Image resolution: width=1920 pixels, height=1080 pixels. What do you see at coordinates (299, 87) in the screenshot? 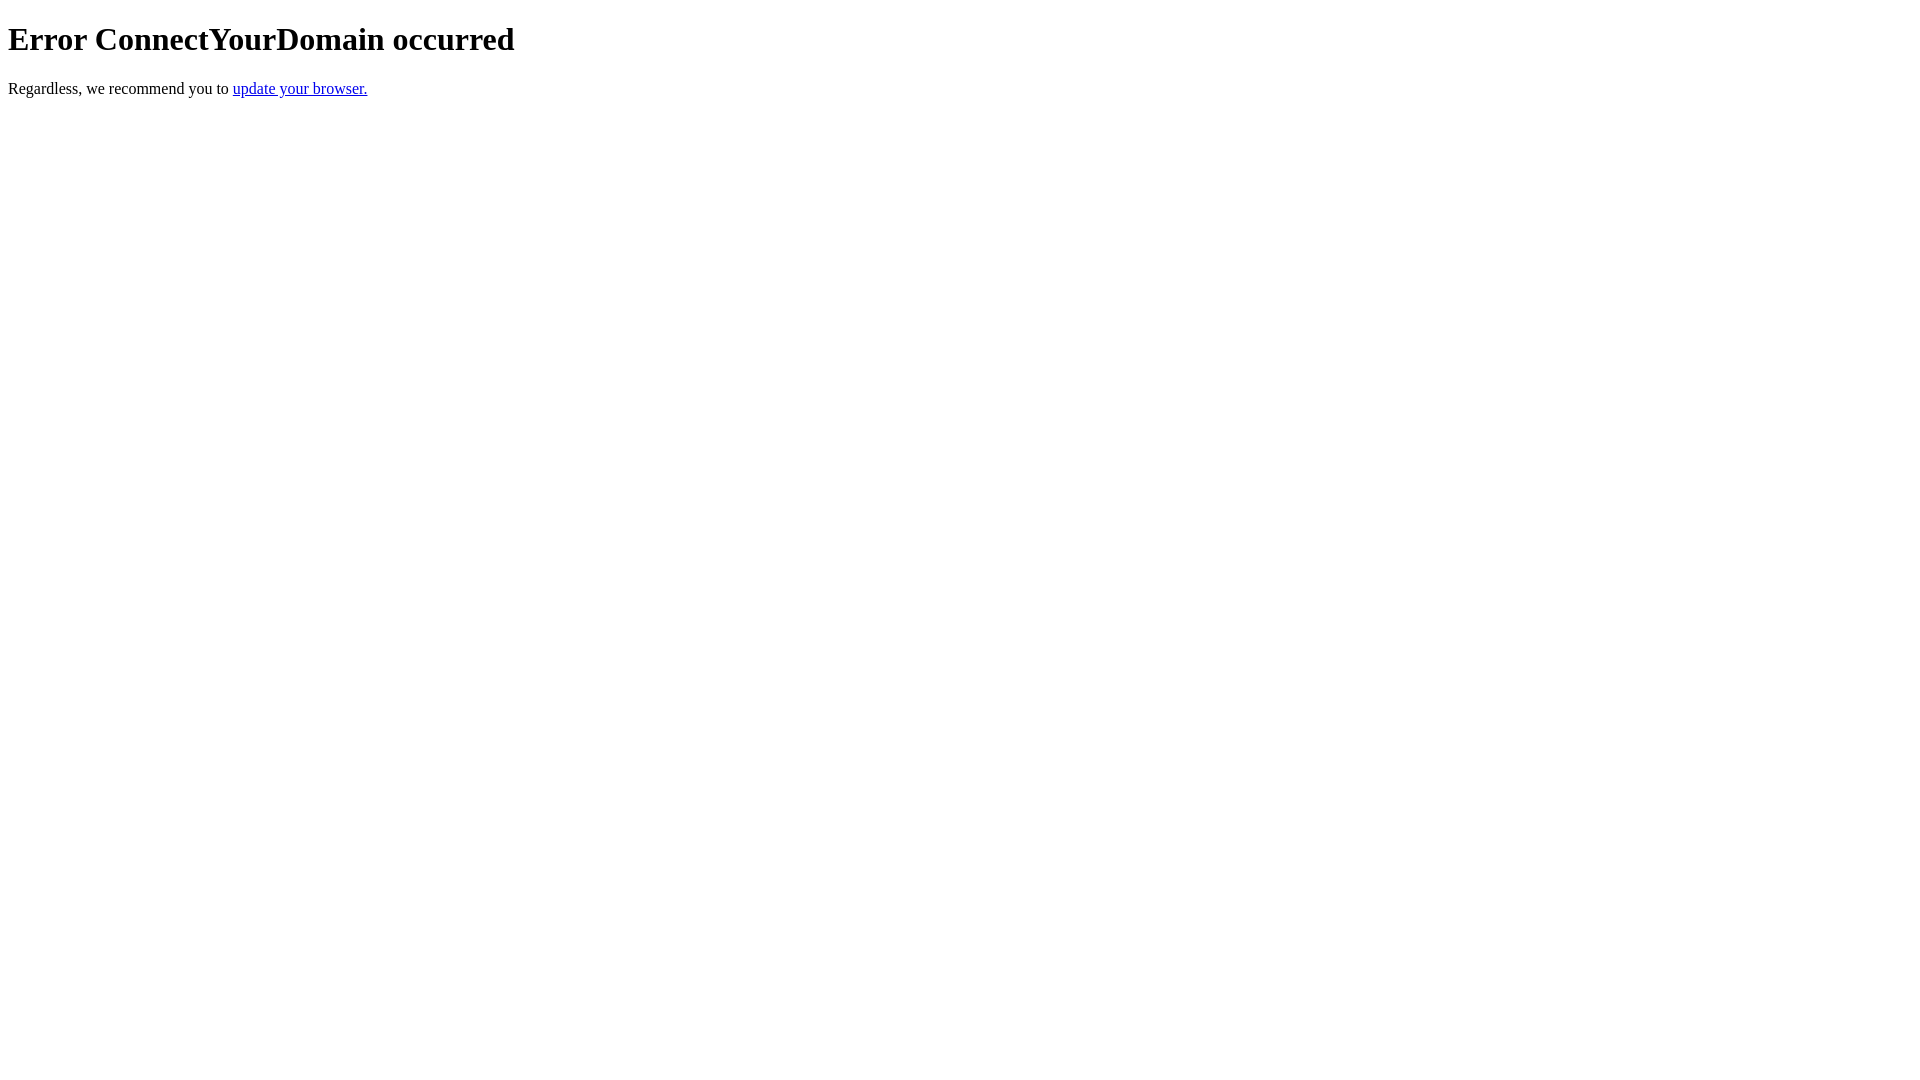
I see `'update your browser.'` at bounding box center [299, 87].